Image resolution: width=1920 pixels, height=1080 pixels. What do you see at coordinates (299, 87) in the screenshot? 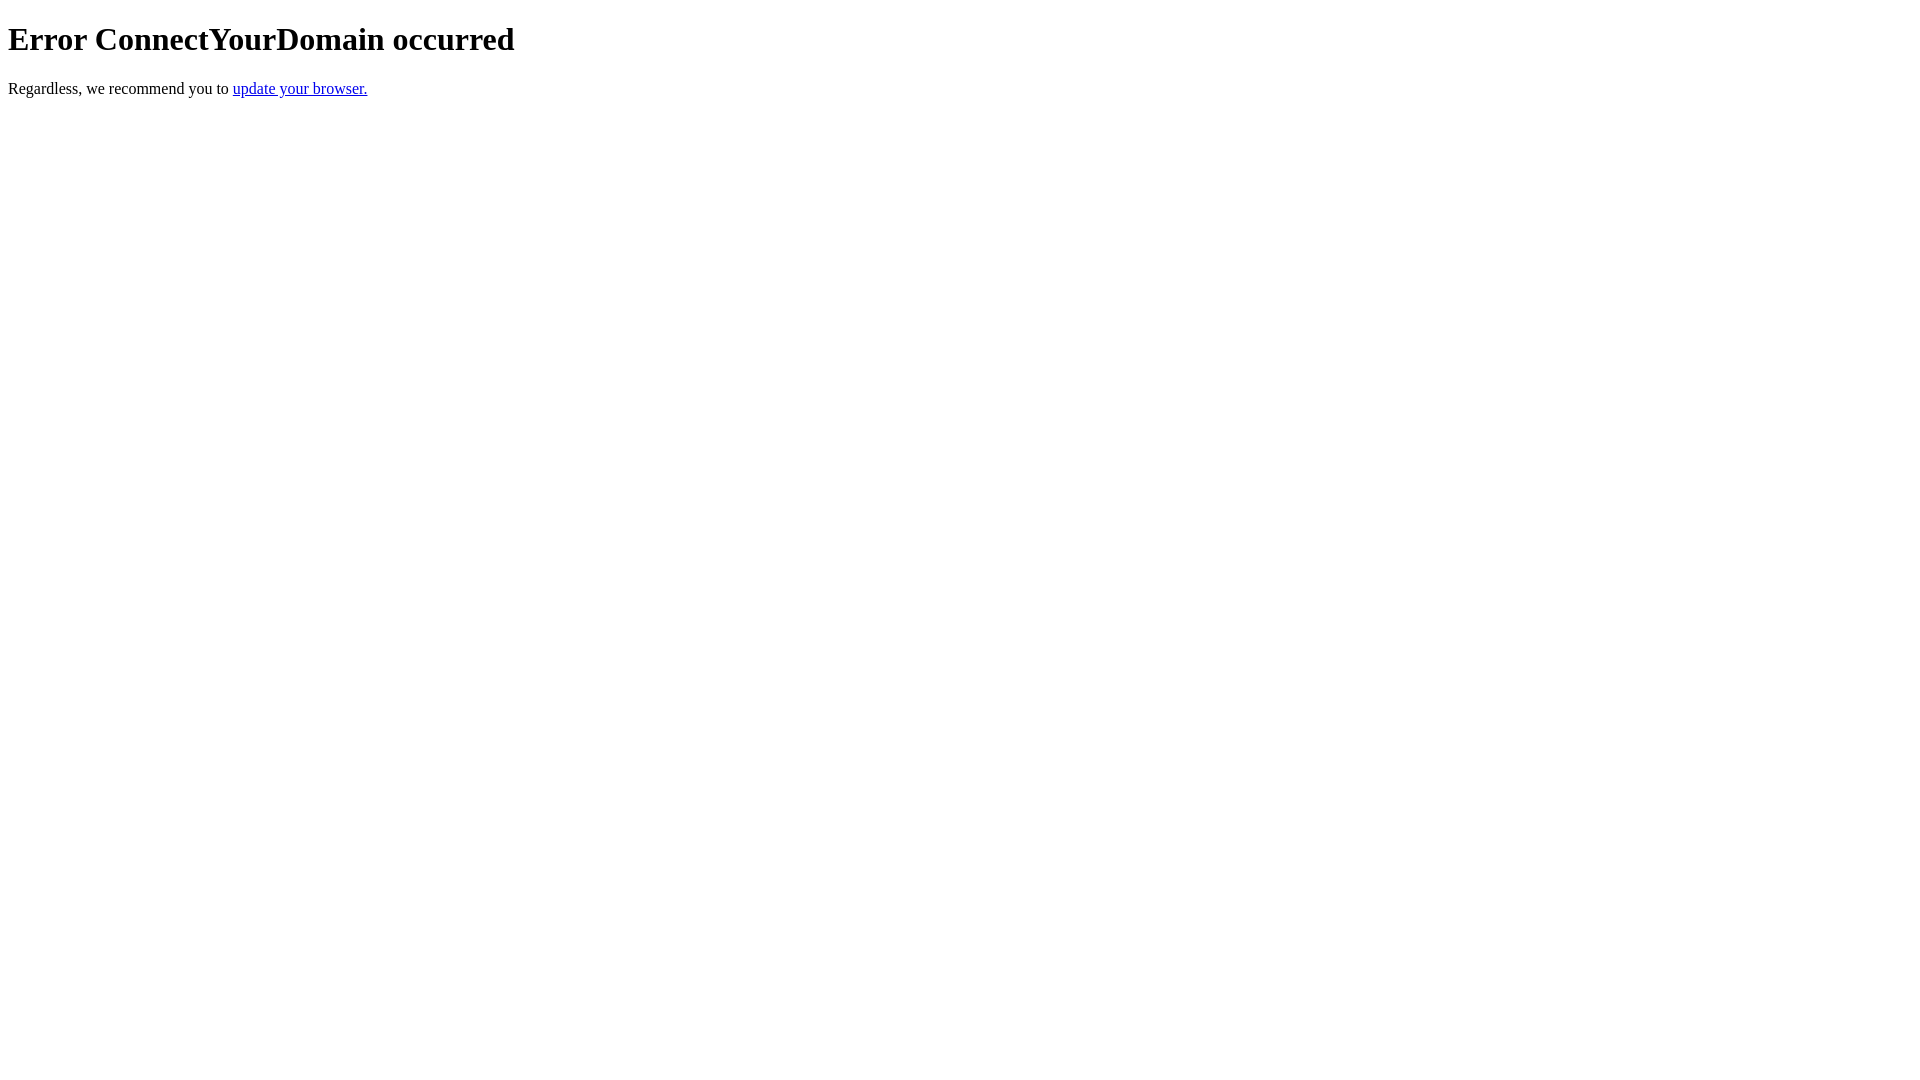
I see `'update your browser.'` at bounding box center [299, 87].